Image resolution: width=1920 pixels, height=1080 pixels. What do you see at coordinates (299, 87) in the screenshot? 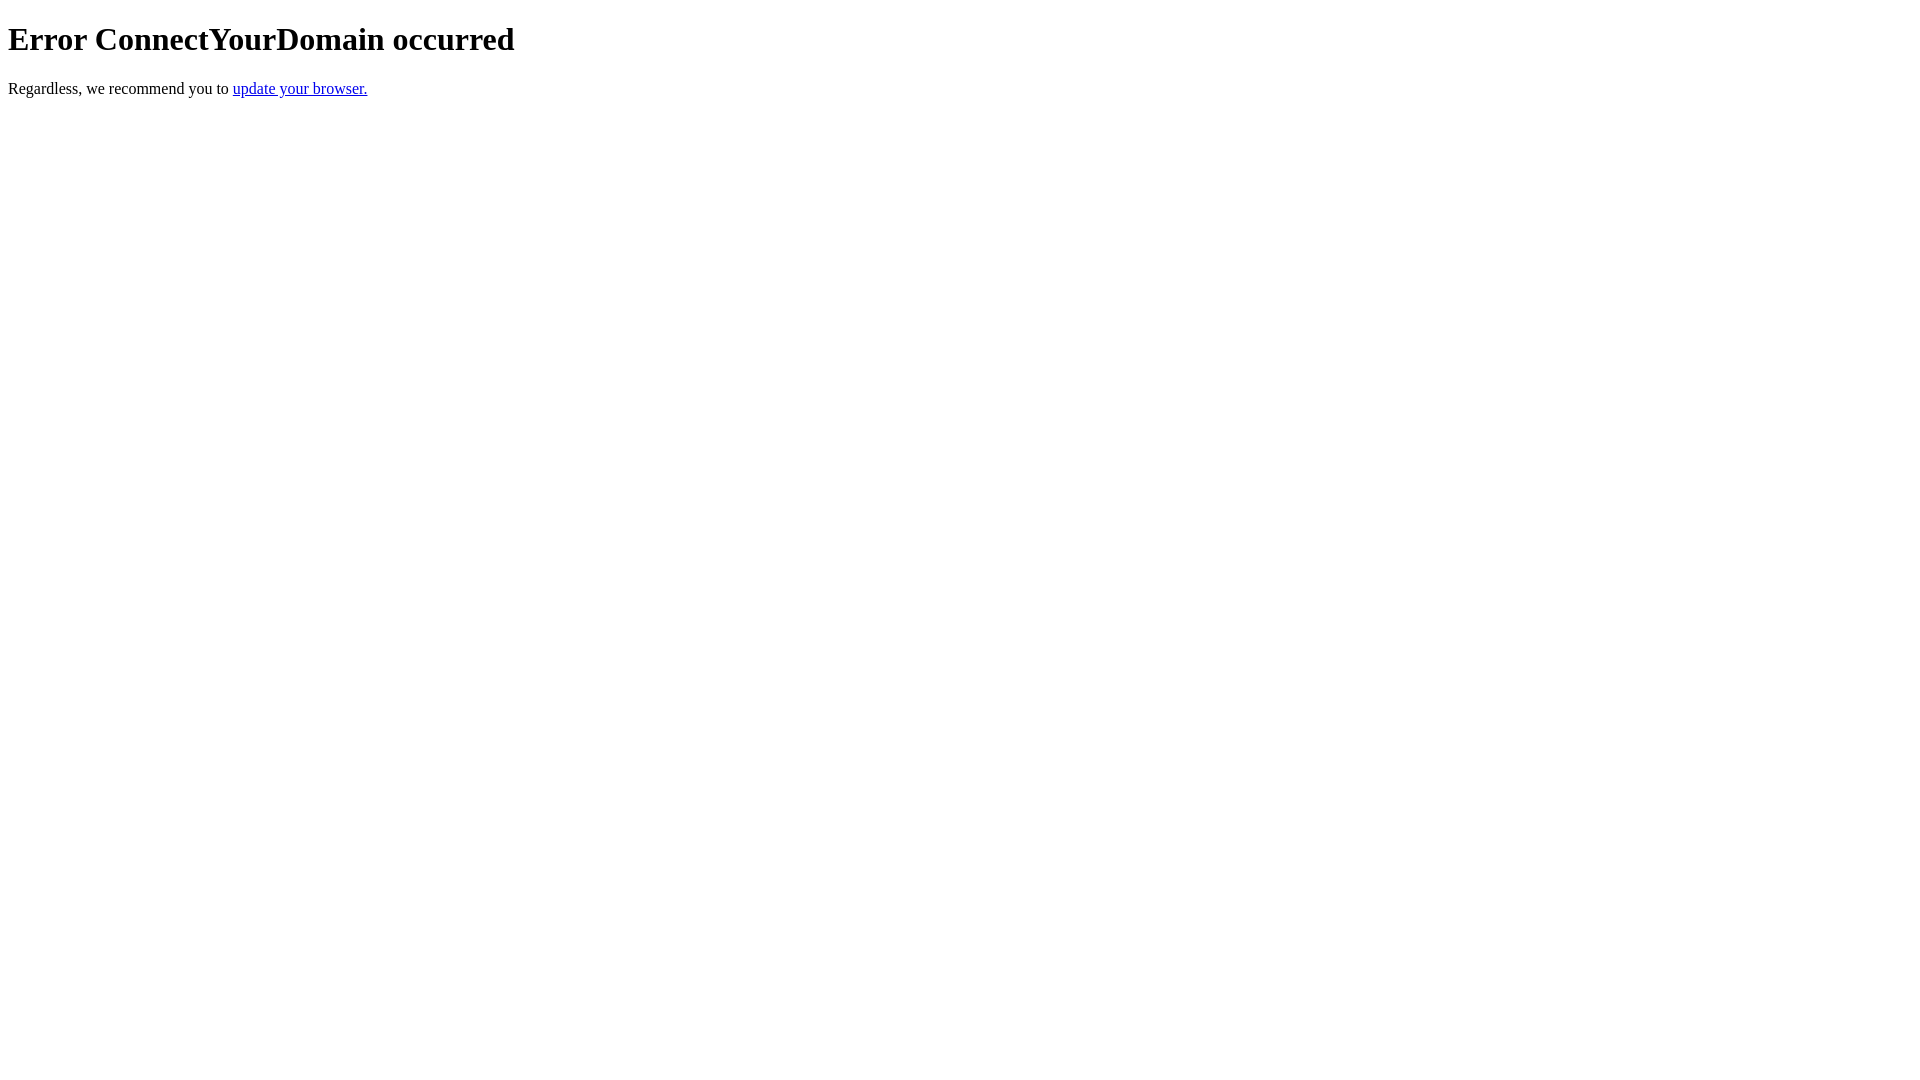
I see `'update your browser.'` at bounding box center [299, 87].